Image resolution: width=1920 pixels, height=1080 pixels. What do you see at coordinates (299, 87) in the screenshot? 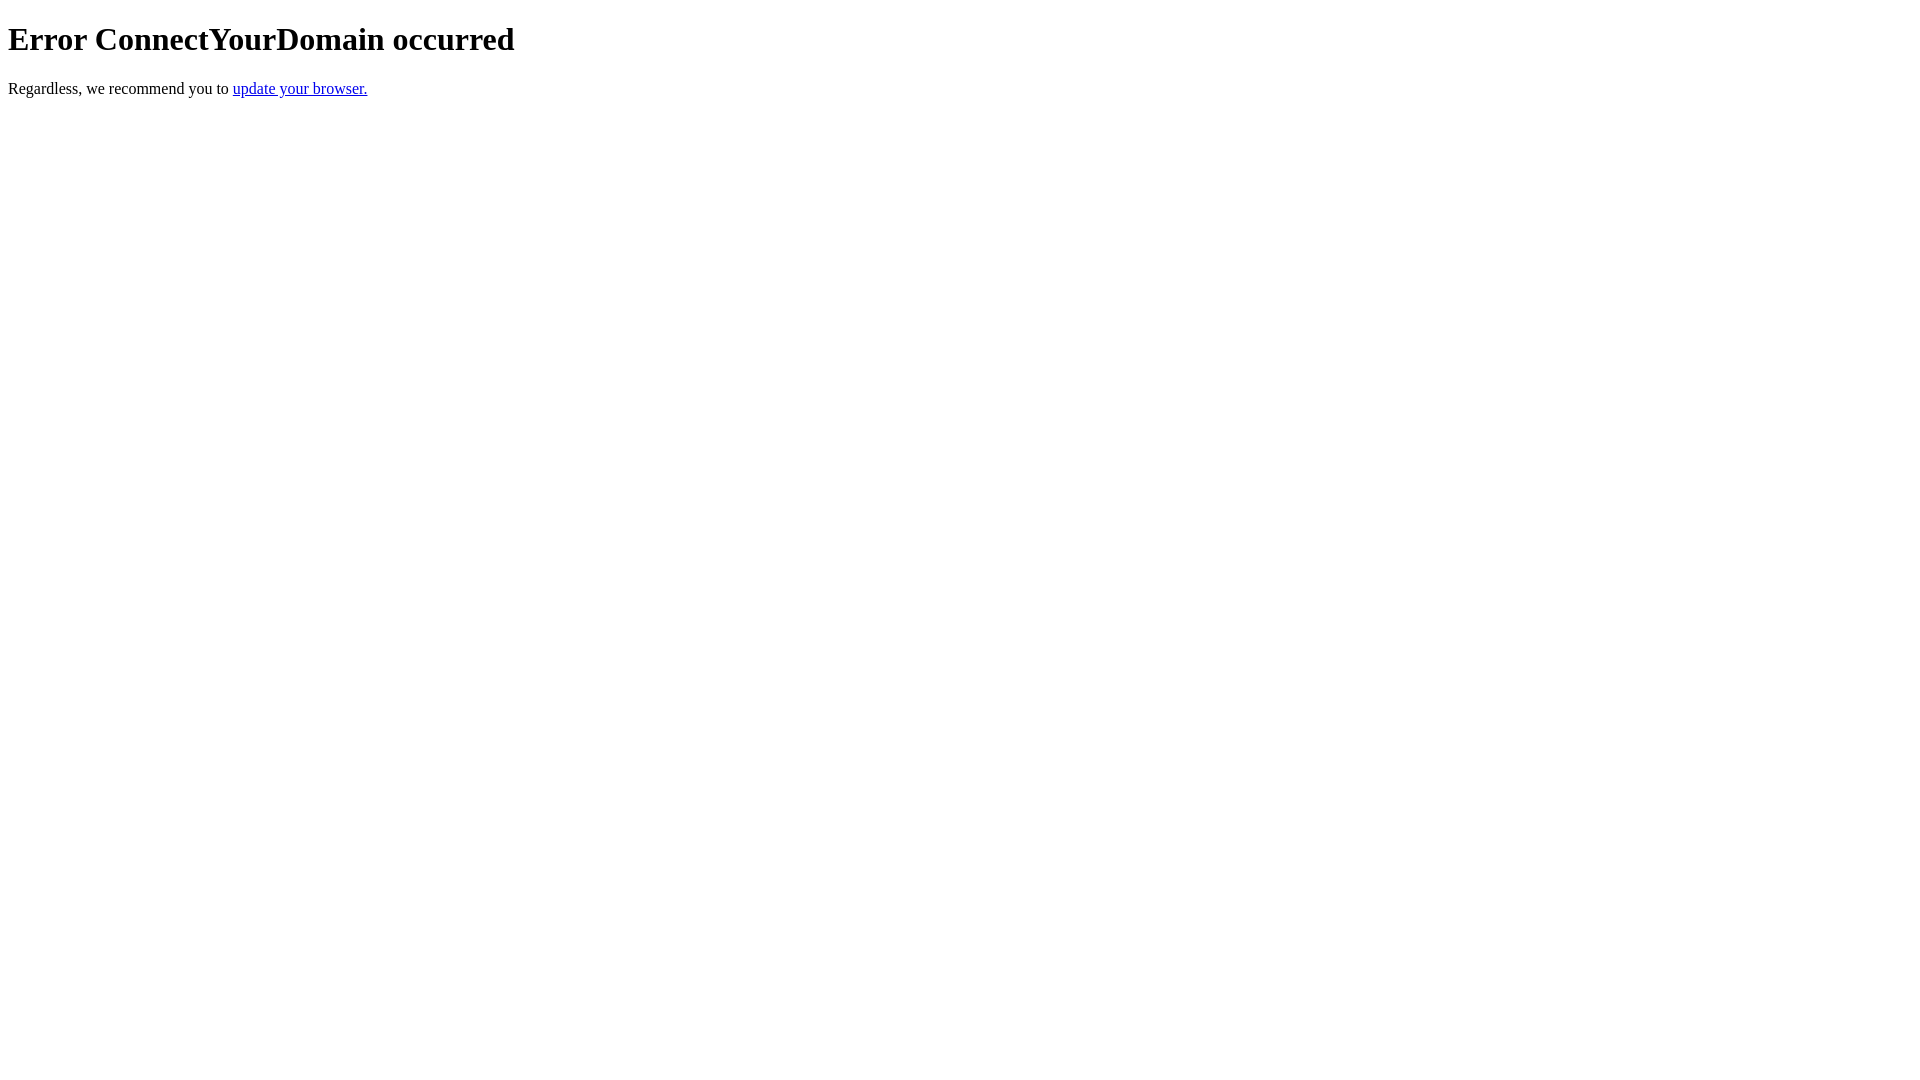
I see `'update your browser.'` at bounding box center [299, 87].